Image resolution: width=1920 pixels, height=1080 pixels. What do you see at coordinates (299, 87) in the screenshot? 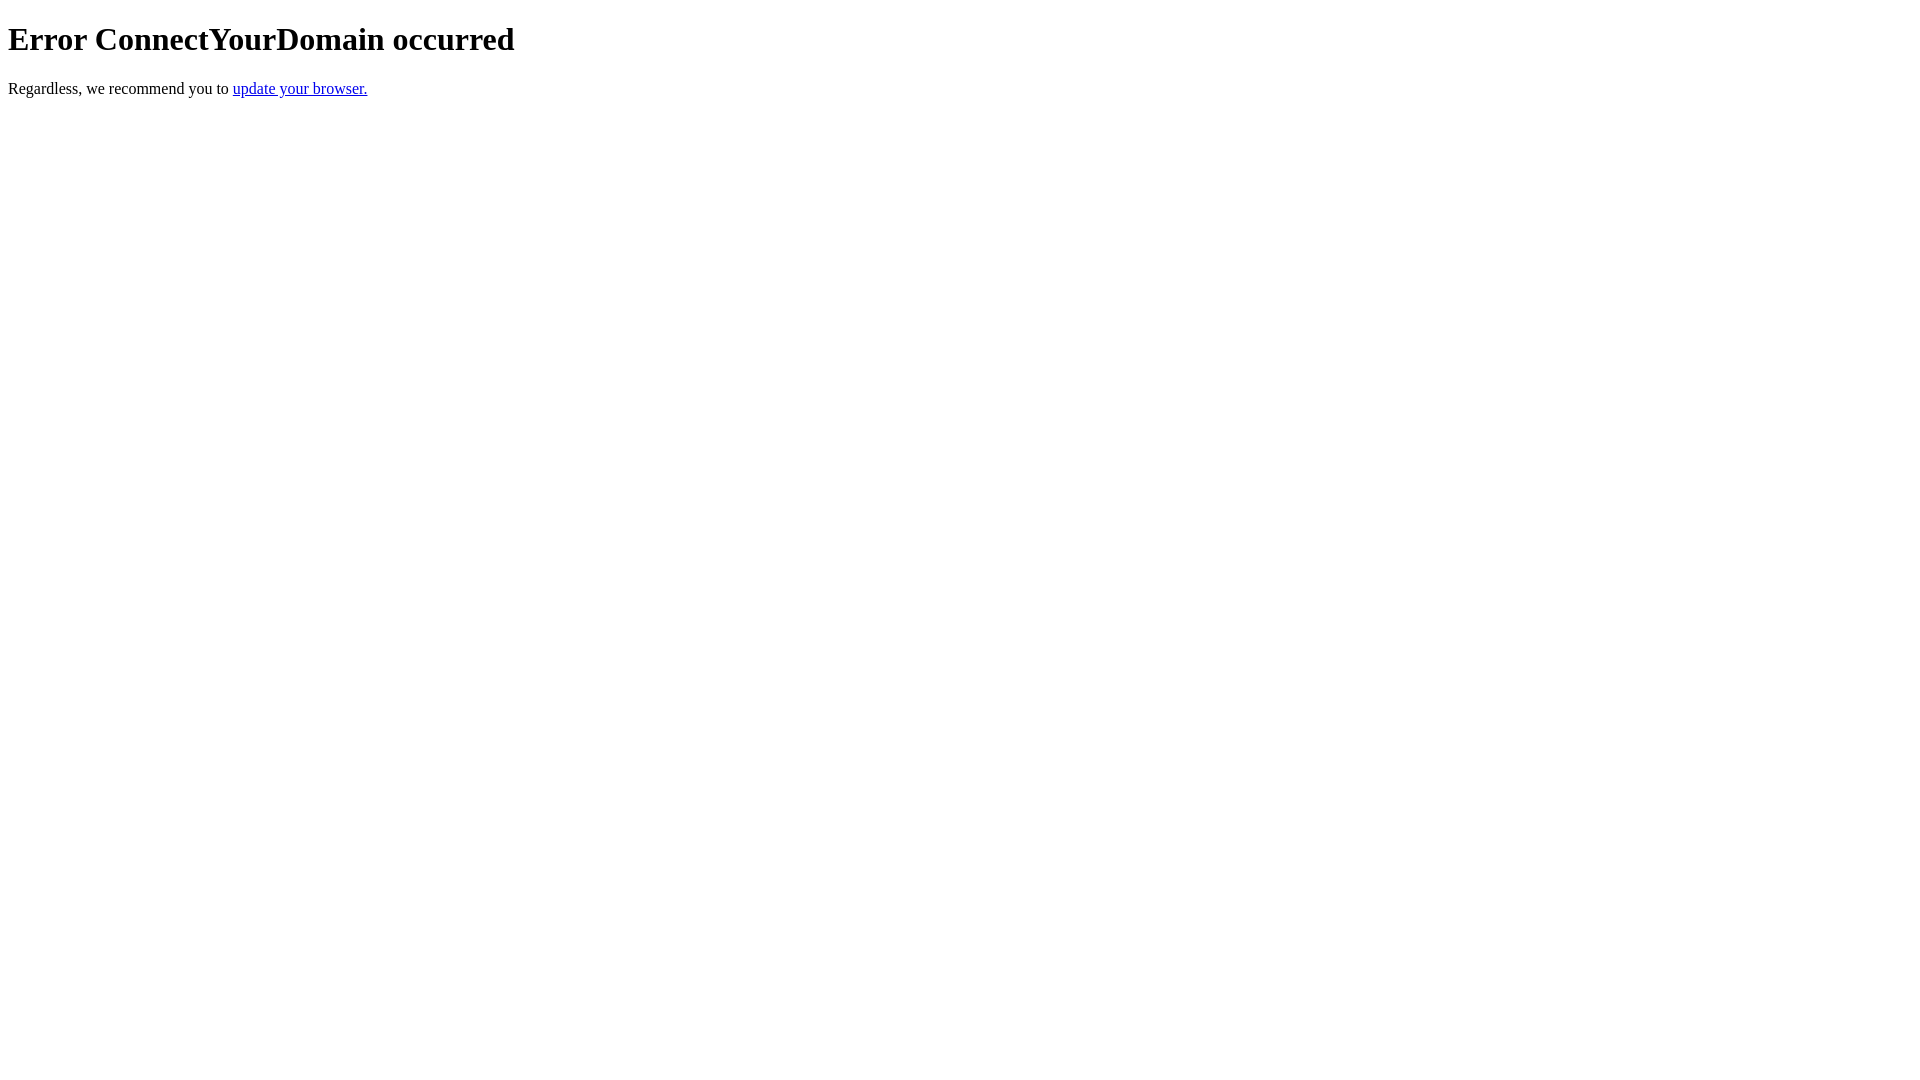
I see `'update your browser.'` at bounding box center [299, 87].